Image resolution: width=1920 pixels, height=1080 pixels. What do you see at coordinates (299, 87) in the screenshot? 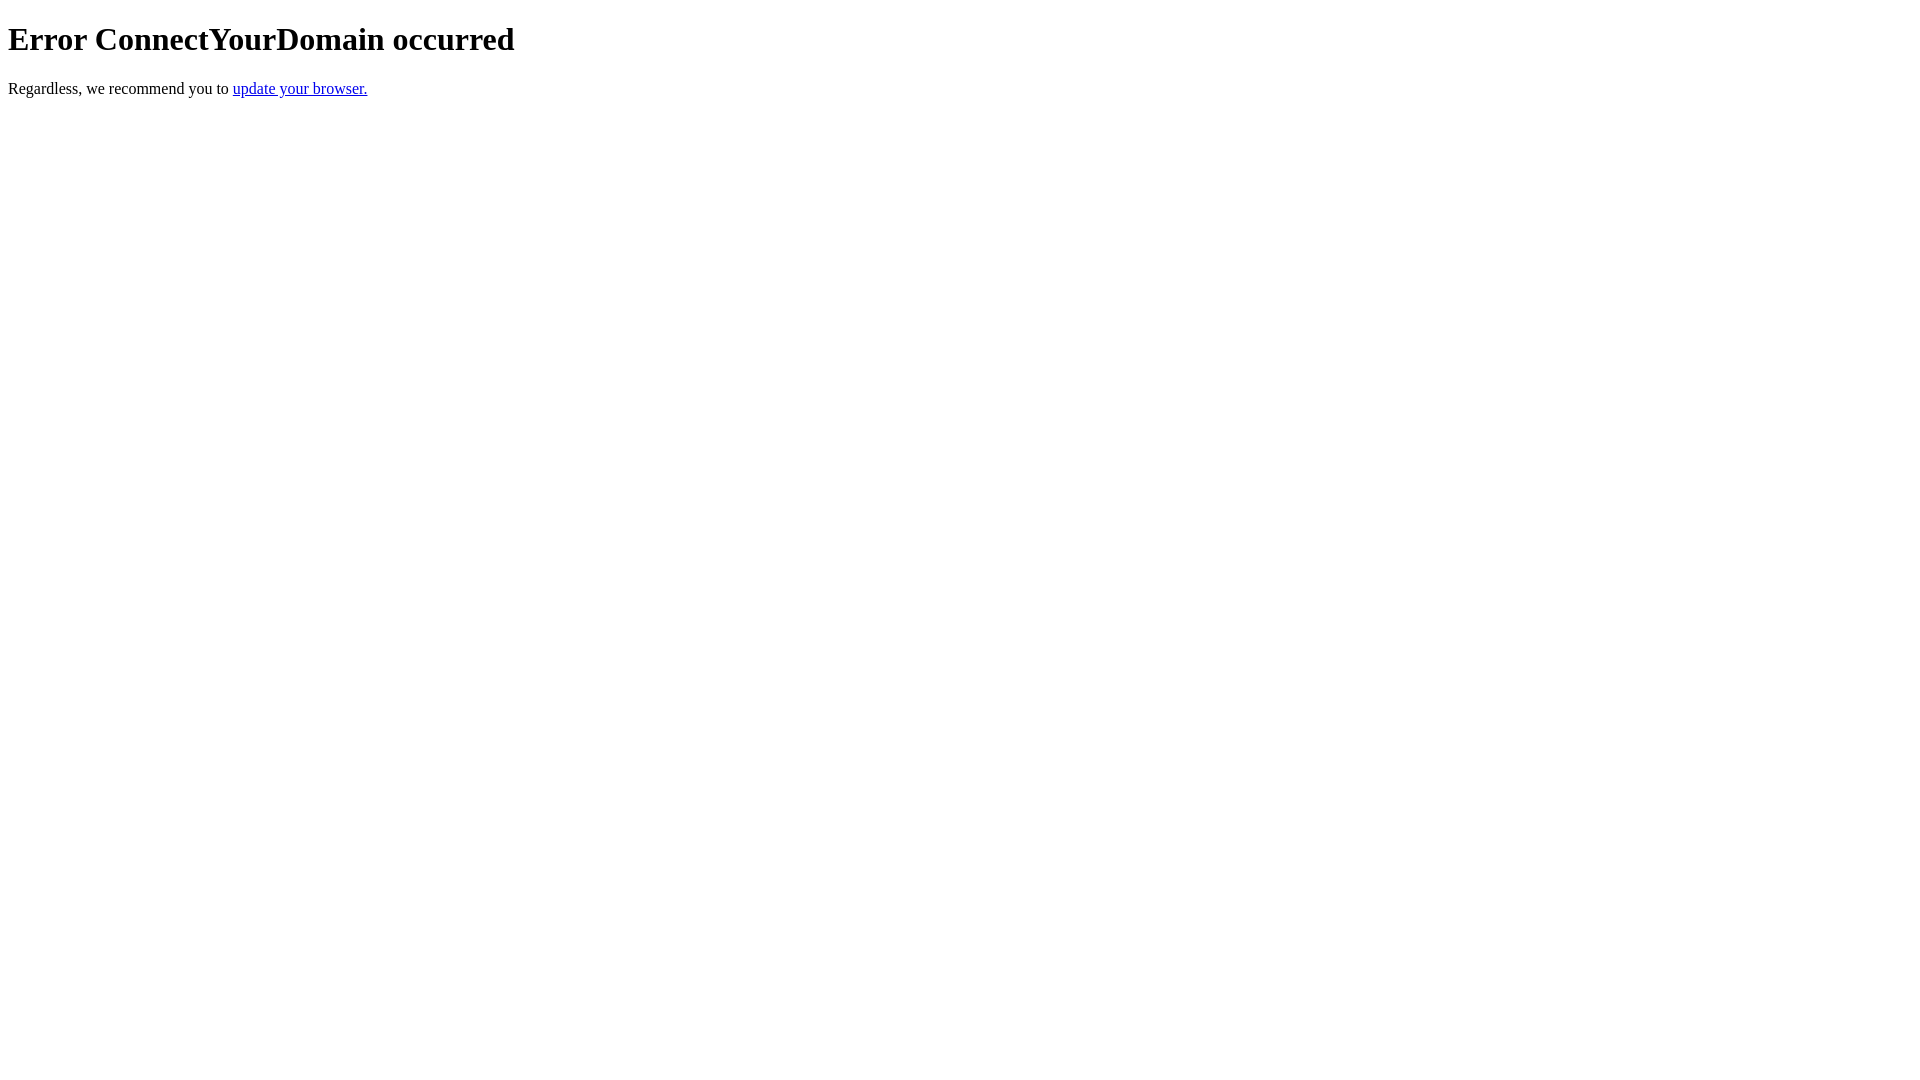
I see `'update your browser.'` at bounding box center [299, 87].